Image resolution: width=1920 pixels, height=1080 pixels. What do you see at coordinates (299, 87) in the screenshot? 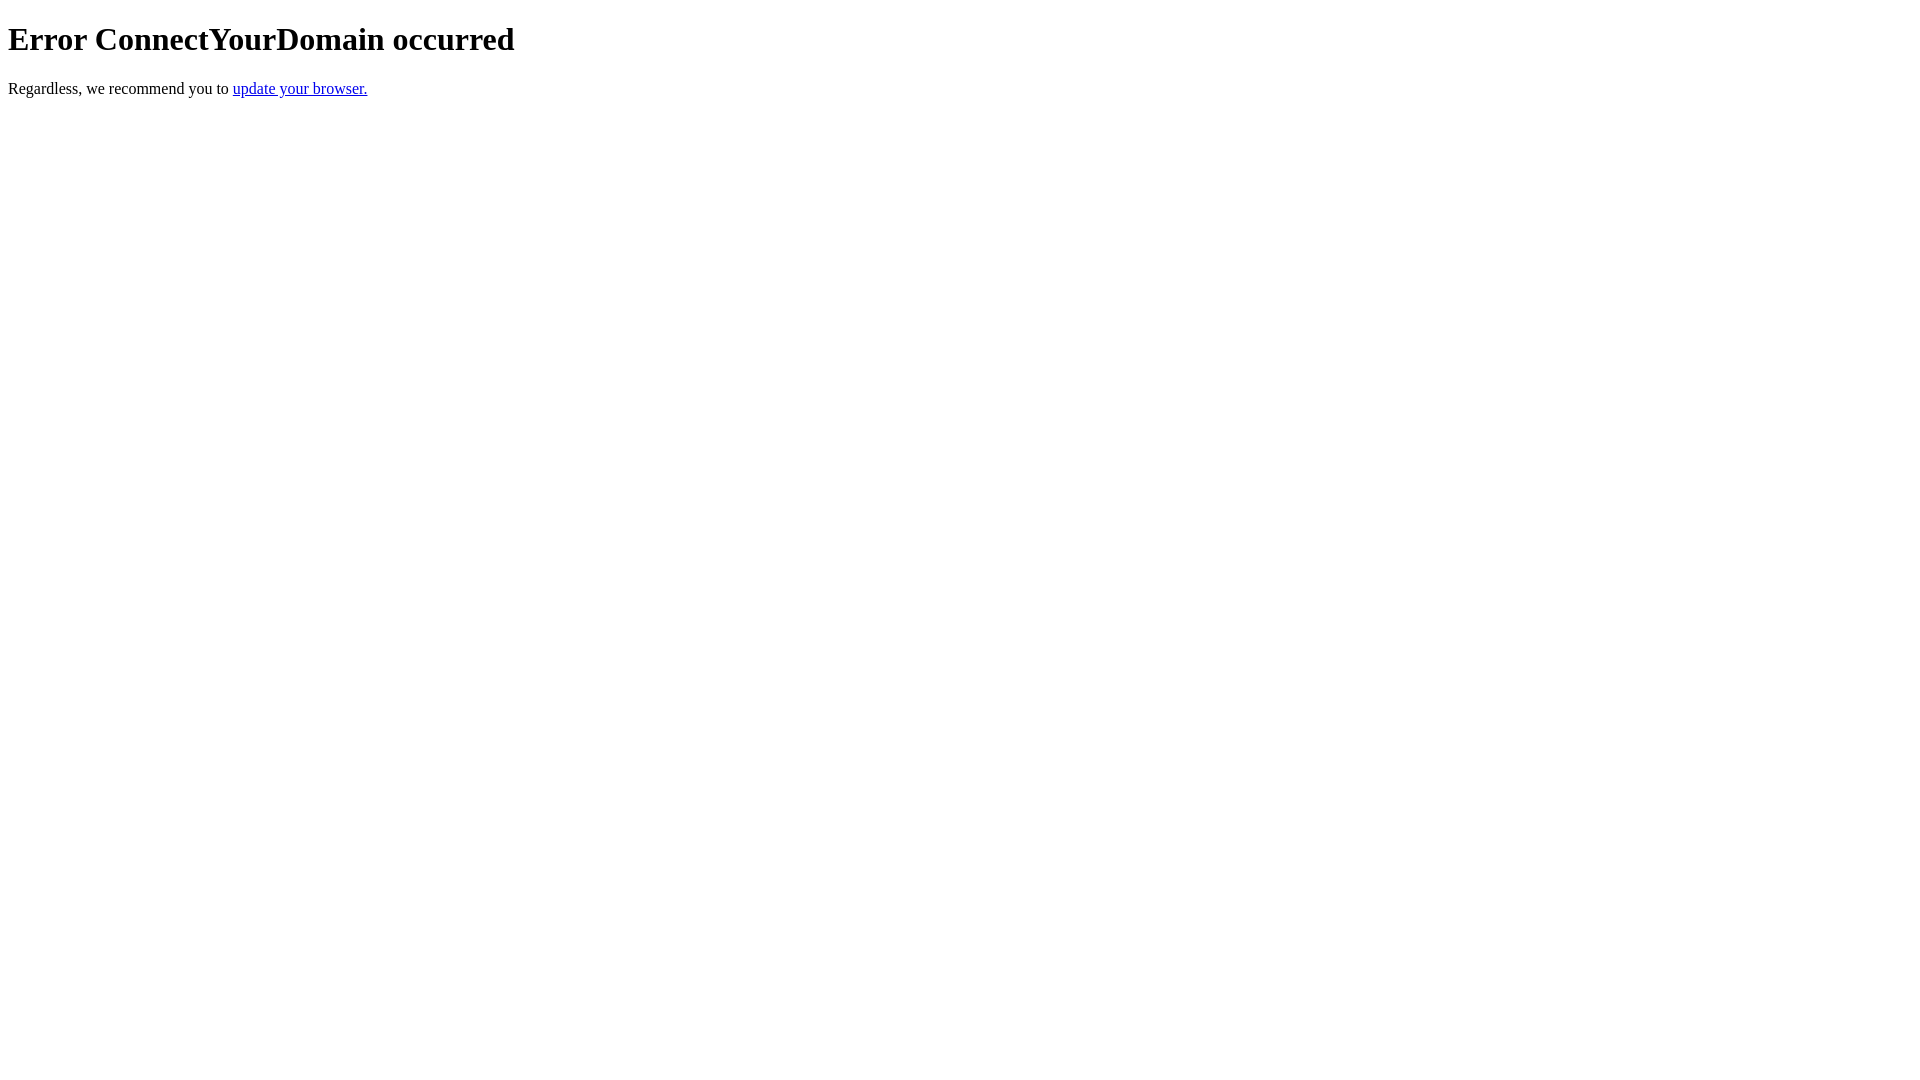
I see `'update your browser.'` at bounding box center [299, 87].